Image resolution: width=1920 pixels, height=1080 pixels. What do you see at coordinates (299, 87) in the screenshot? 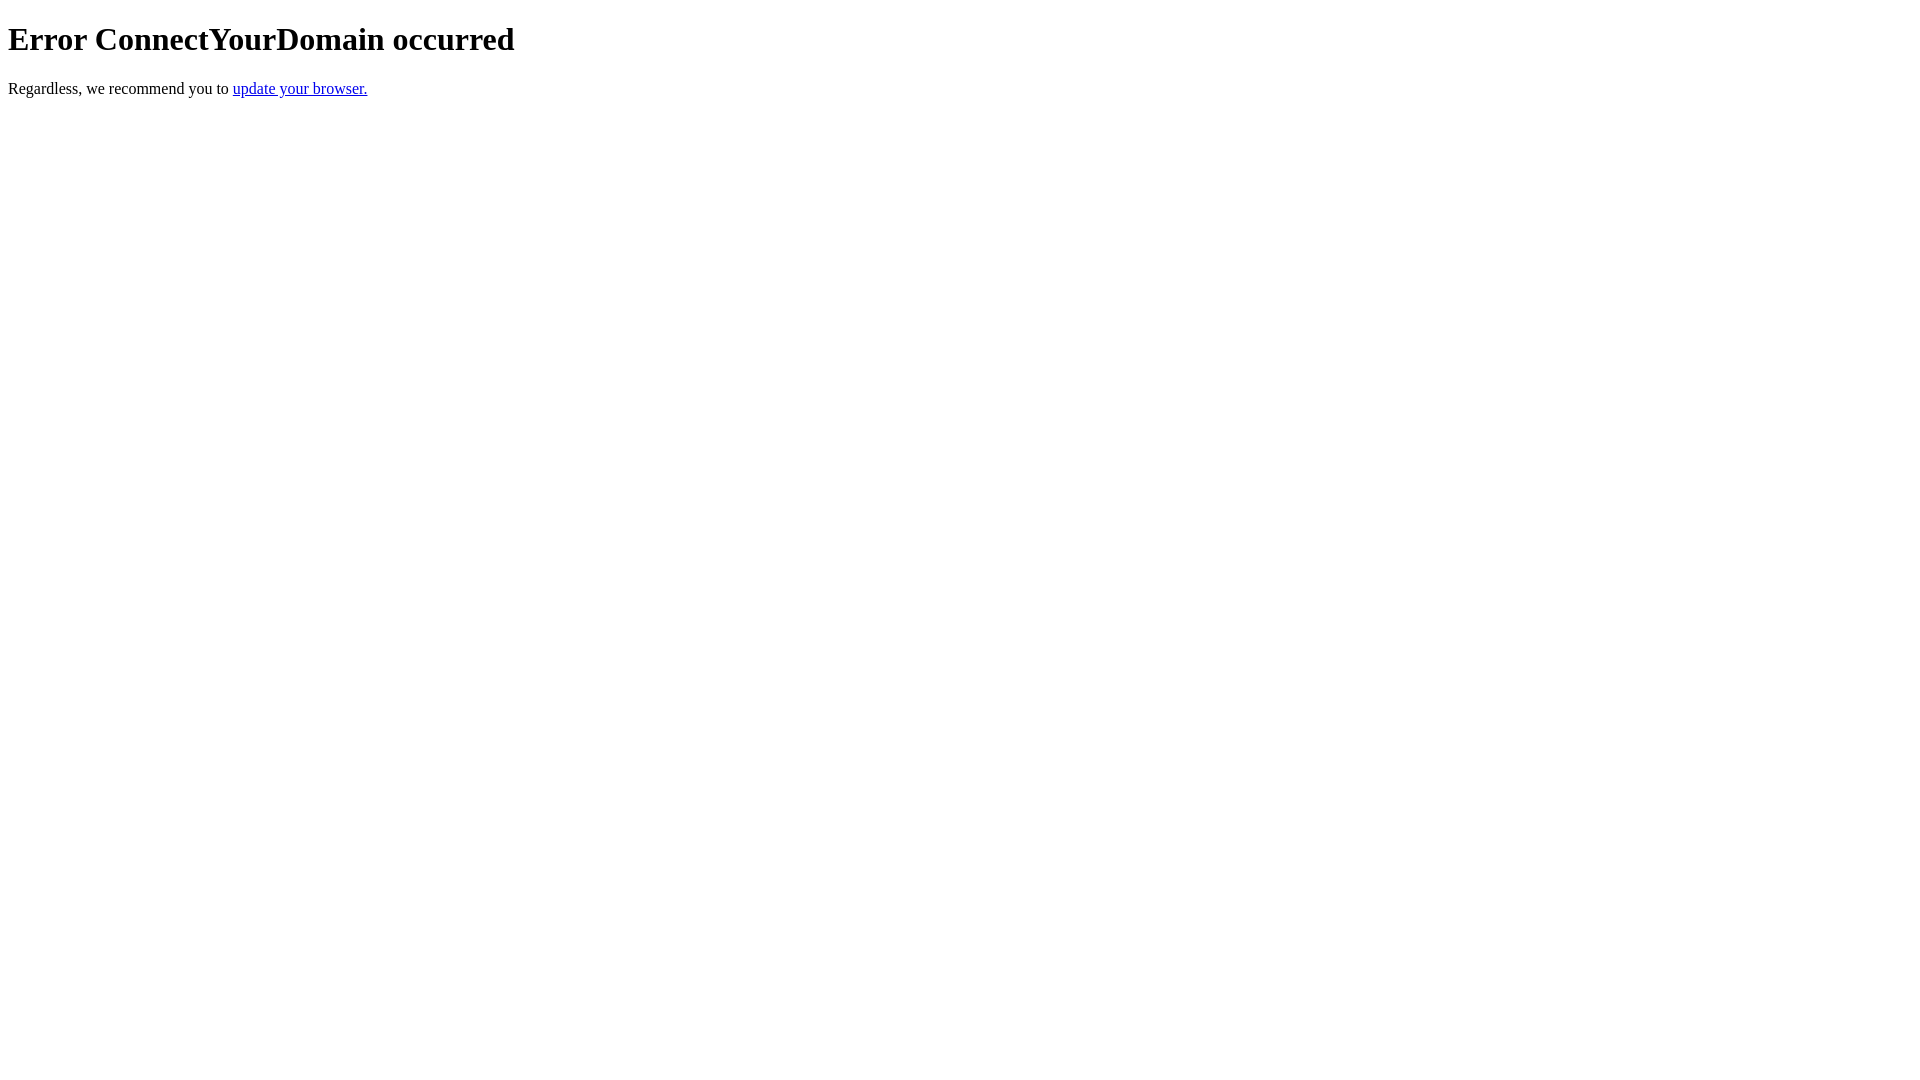
I see `'update your browser.'` at bounding box center [299, 87].